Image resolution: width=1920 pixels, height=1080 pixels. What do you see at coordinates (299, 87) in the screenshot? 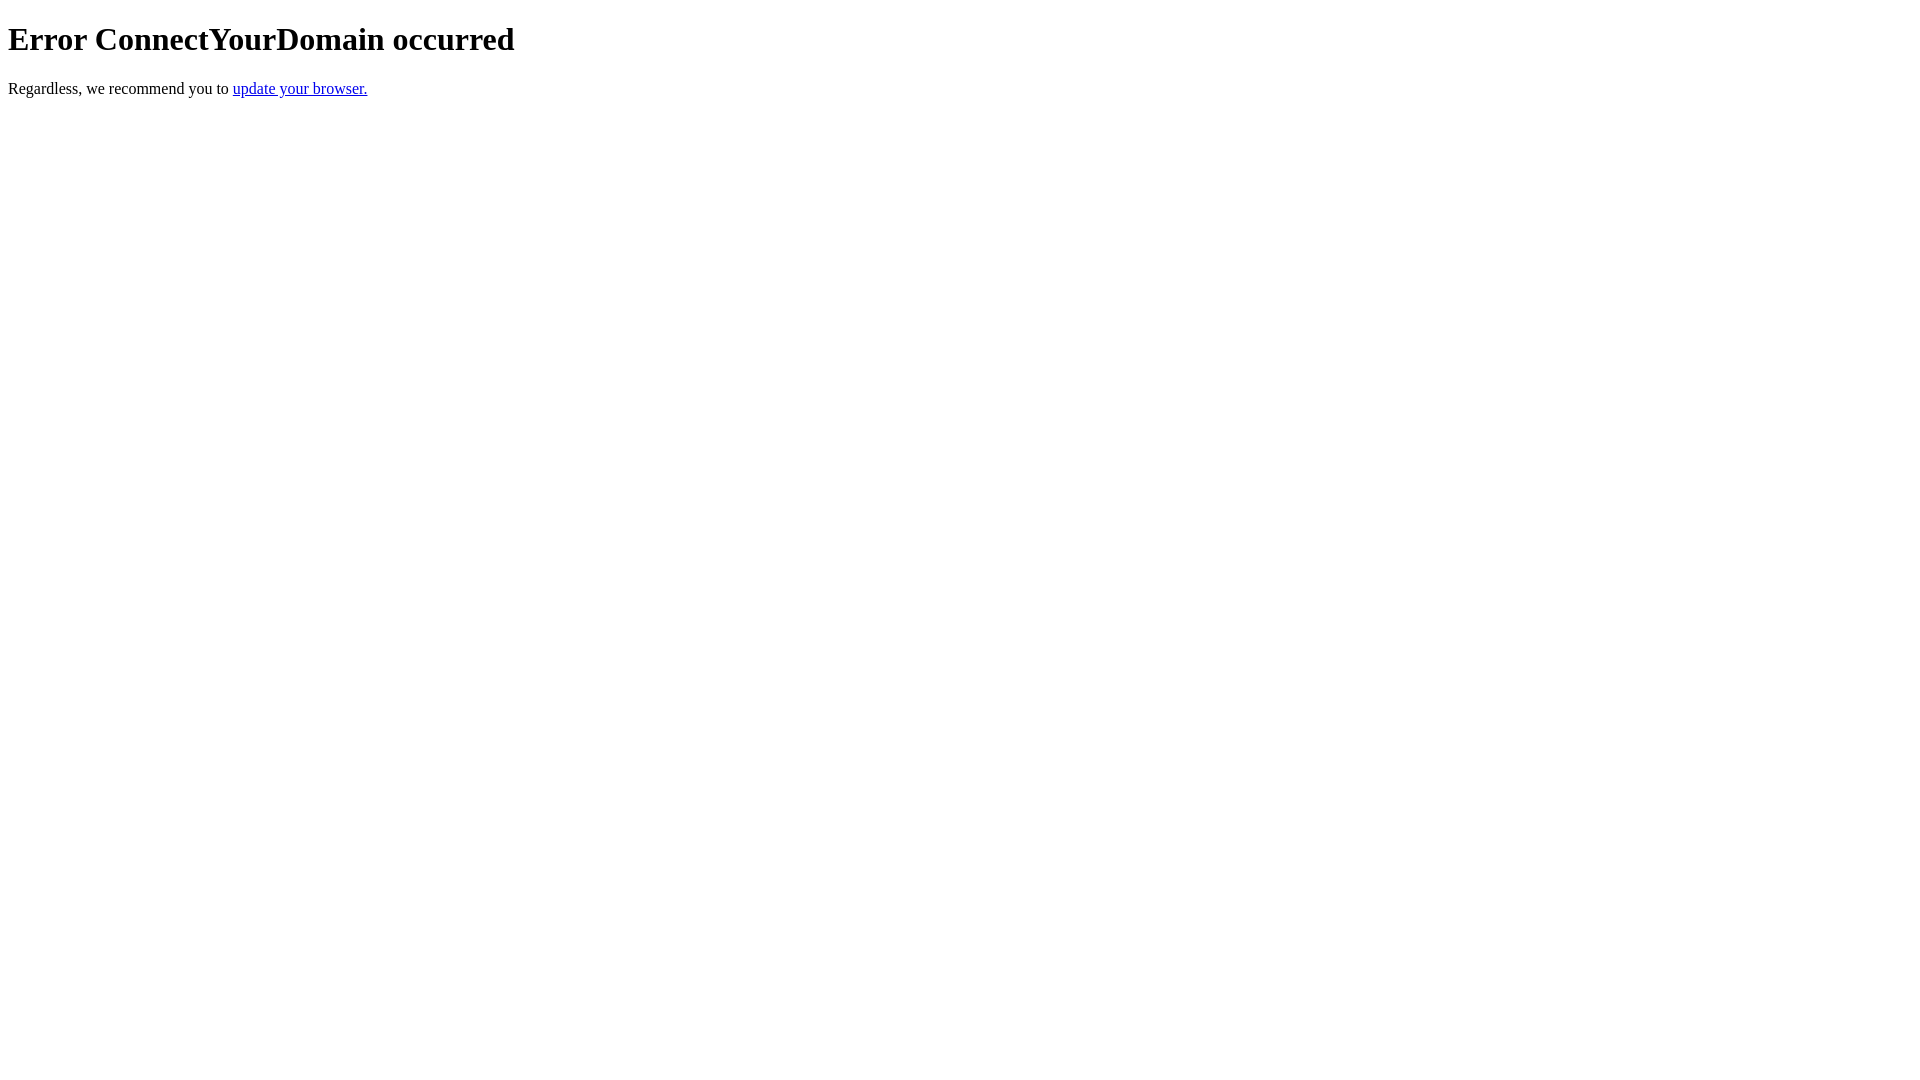
I see `'update your browser.'` at bounding box center [299, 87].